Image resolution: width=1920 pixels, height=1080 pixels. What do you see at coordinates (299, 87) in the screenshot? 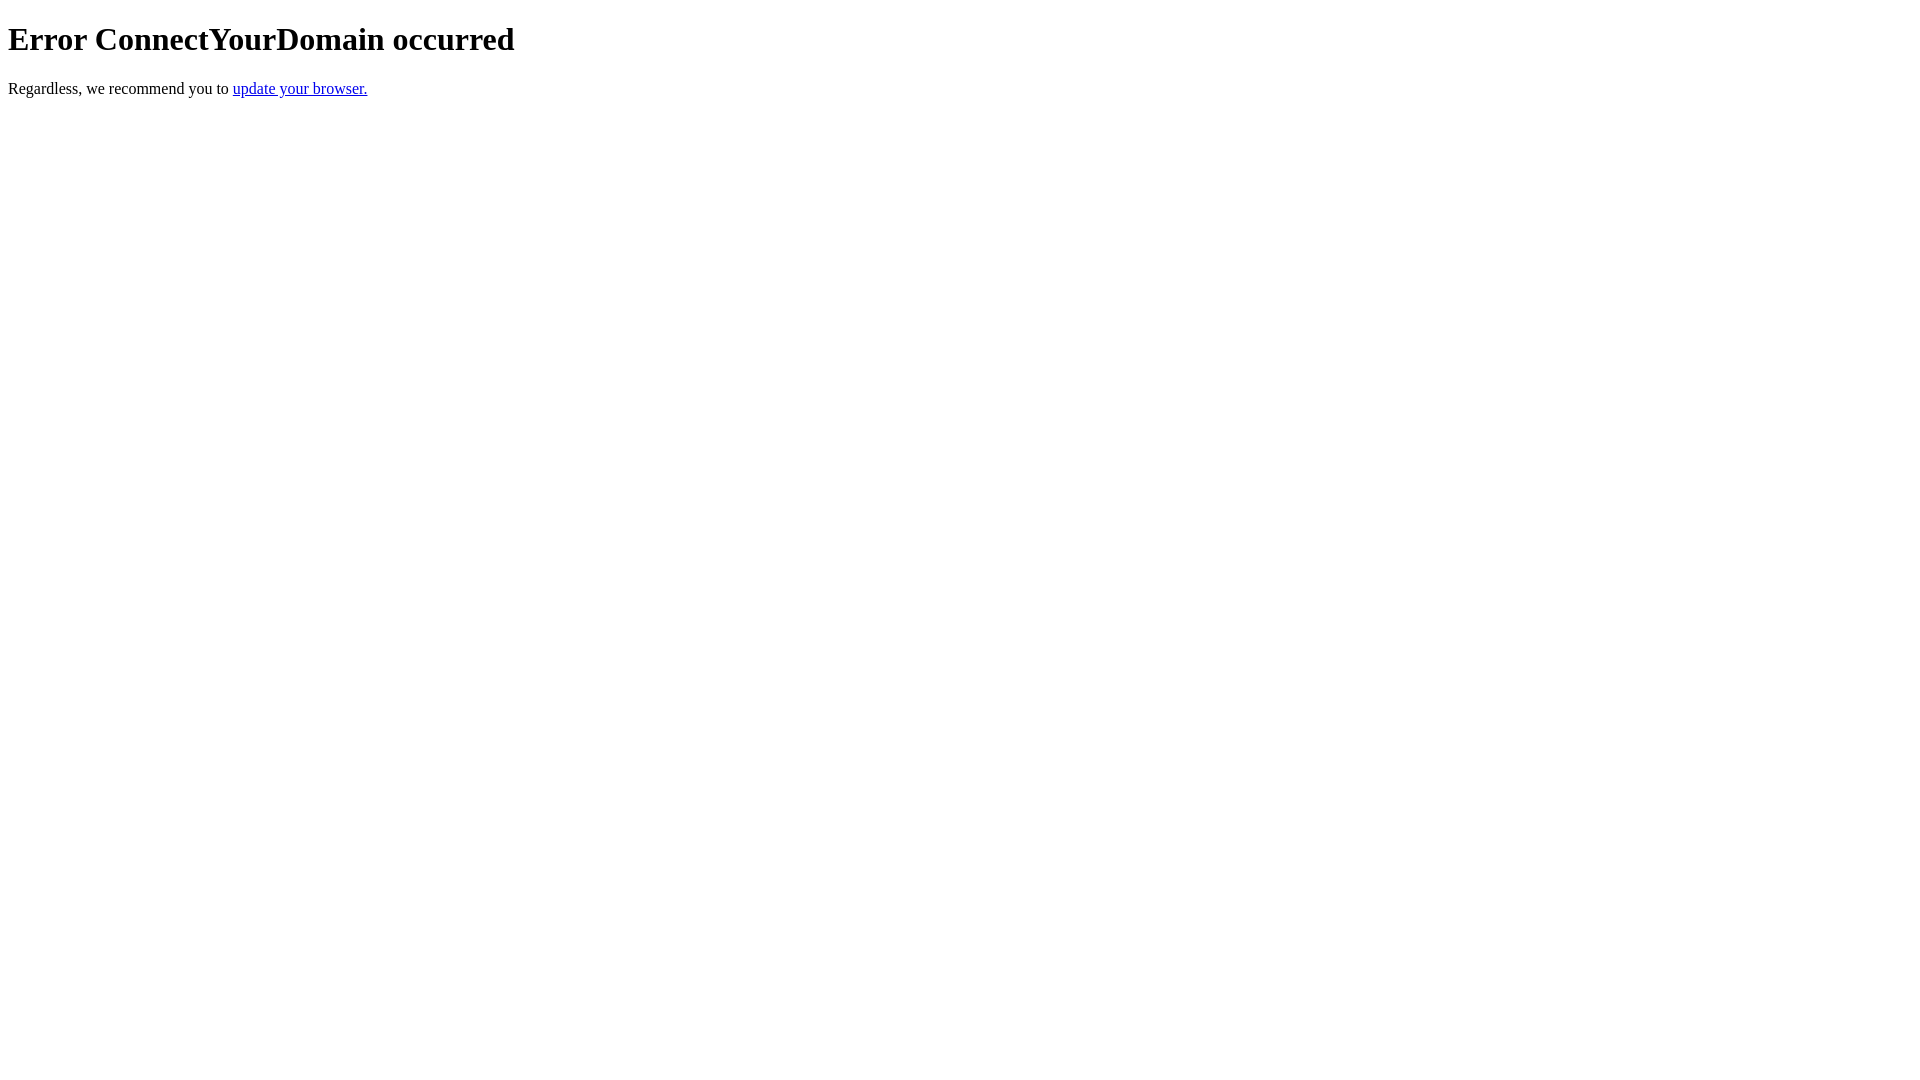
I see `'update your browser.'` at bounding box center [299, 87].